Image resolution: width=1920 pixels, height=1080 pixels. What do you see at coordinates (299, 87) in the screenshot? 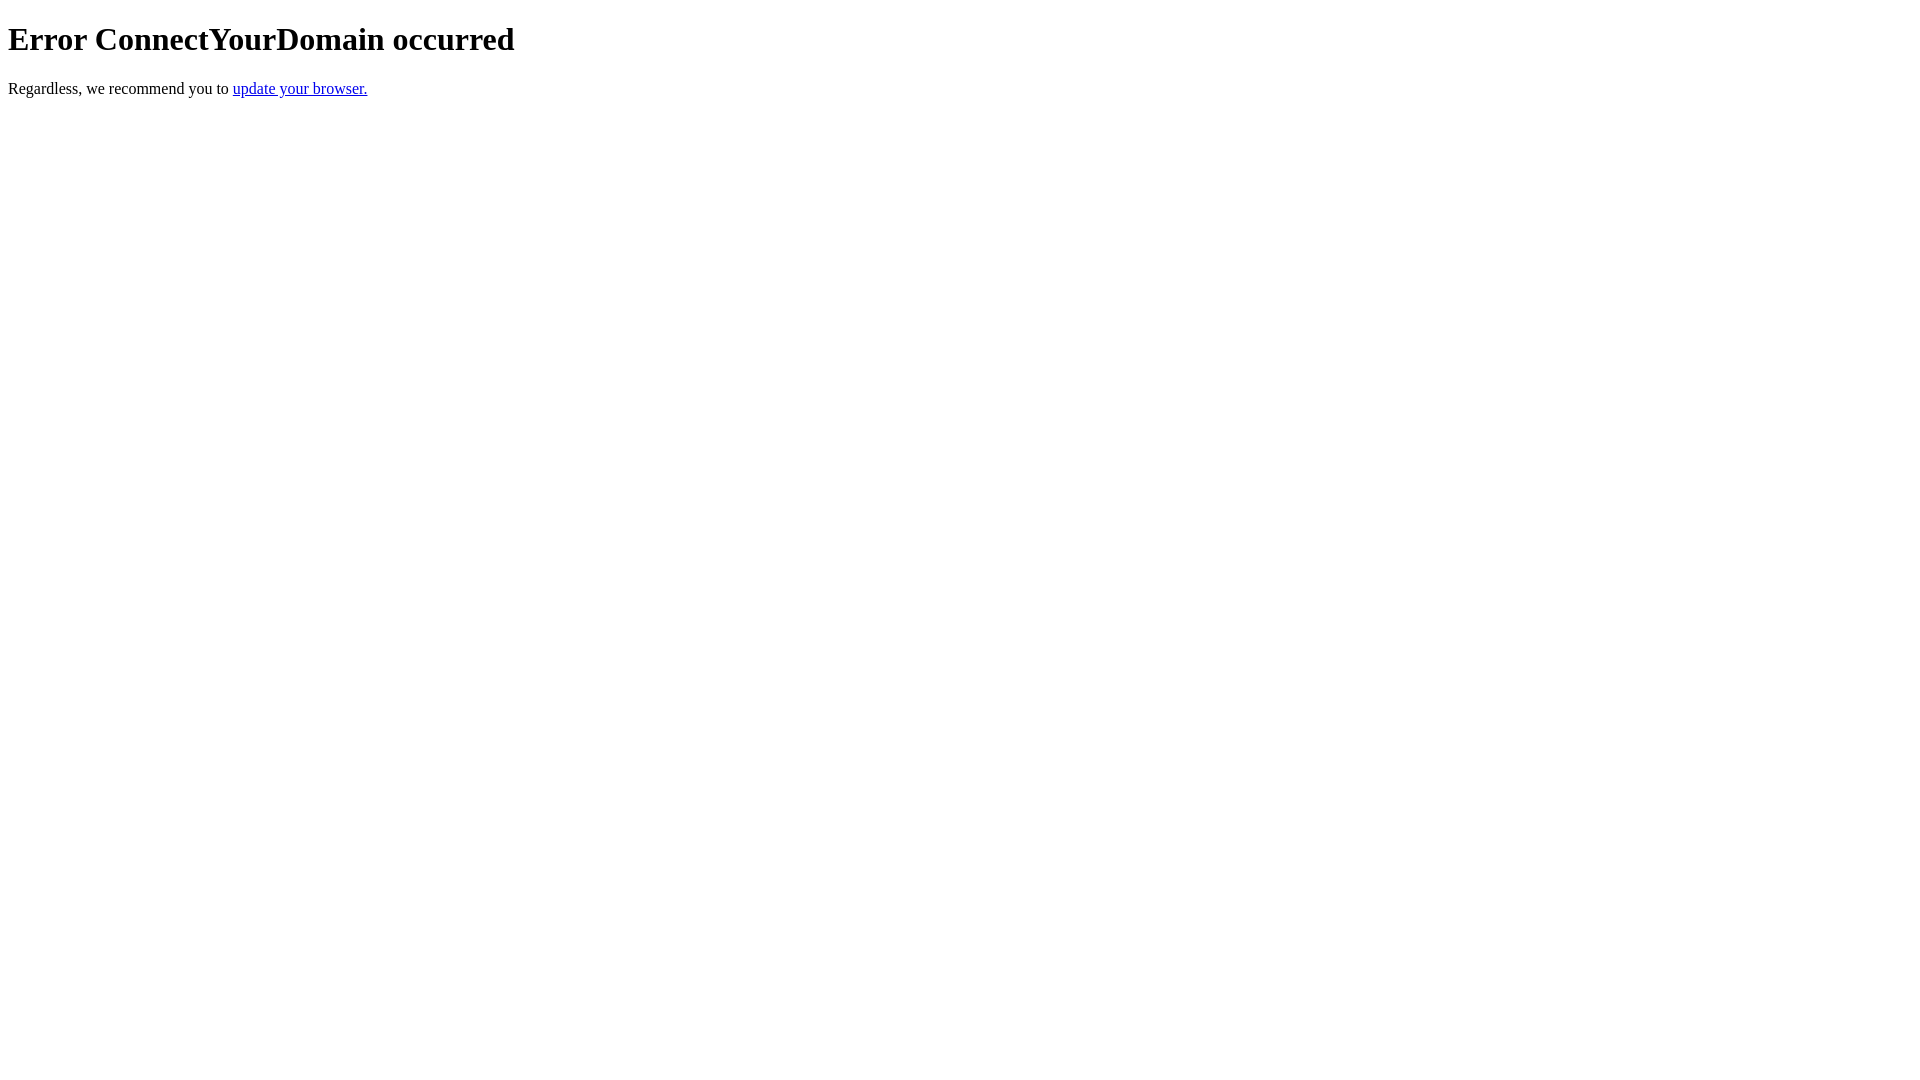
I see `'update your browser.'` at bounding box center [299, 87].